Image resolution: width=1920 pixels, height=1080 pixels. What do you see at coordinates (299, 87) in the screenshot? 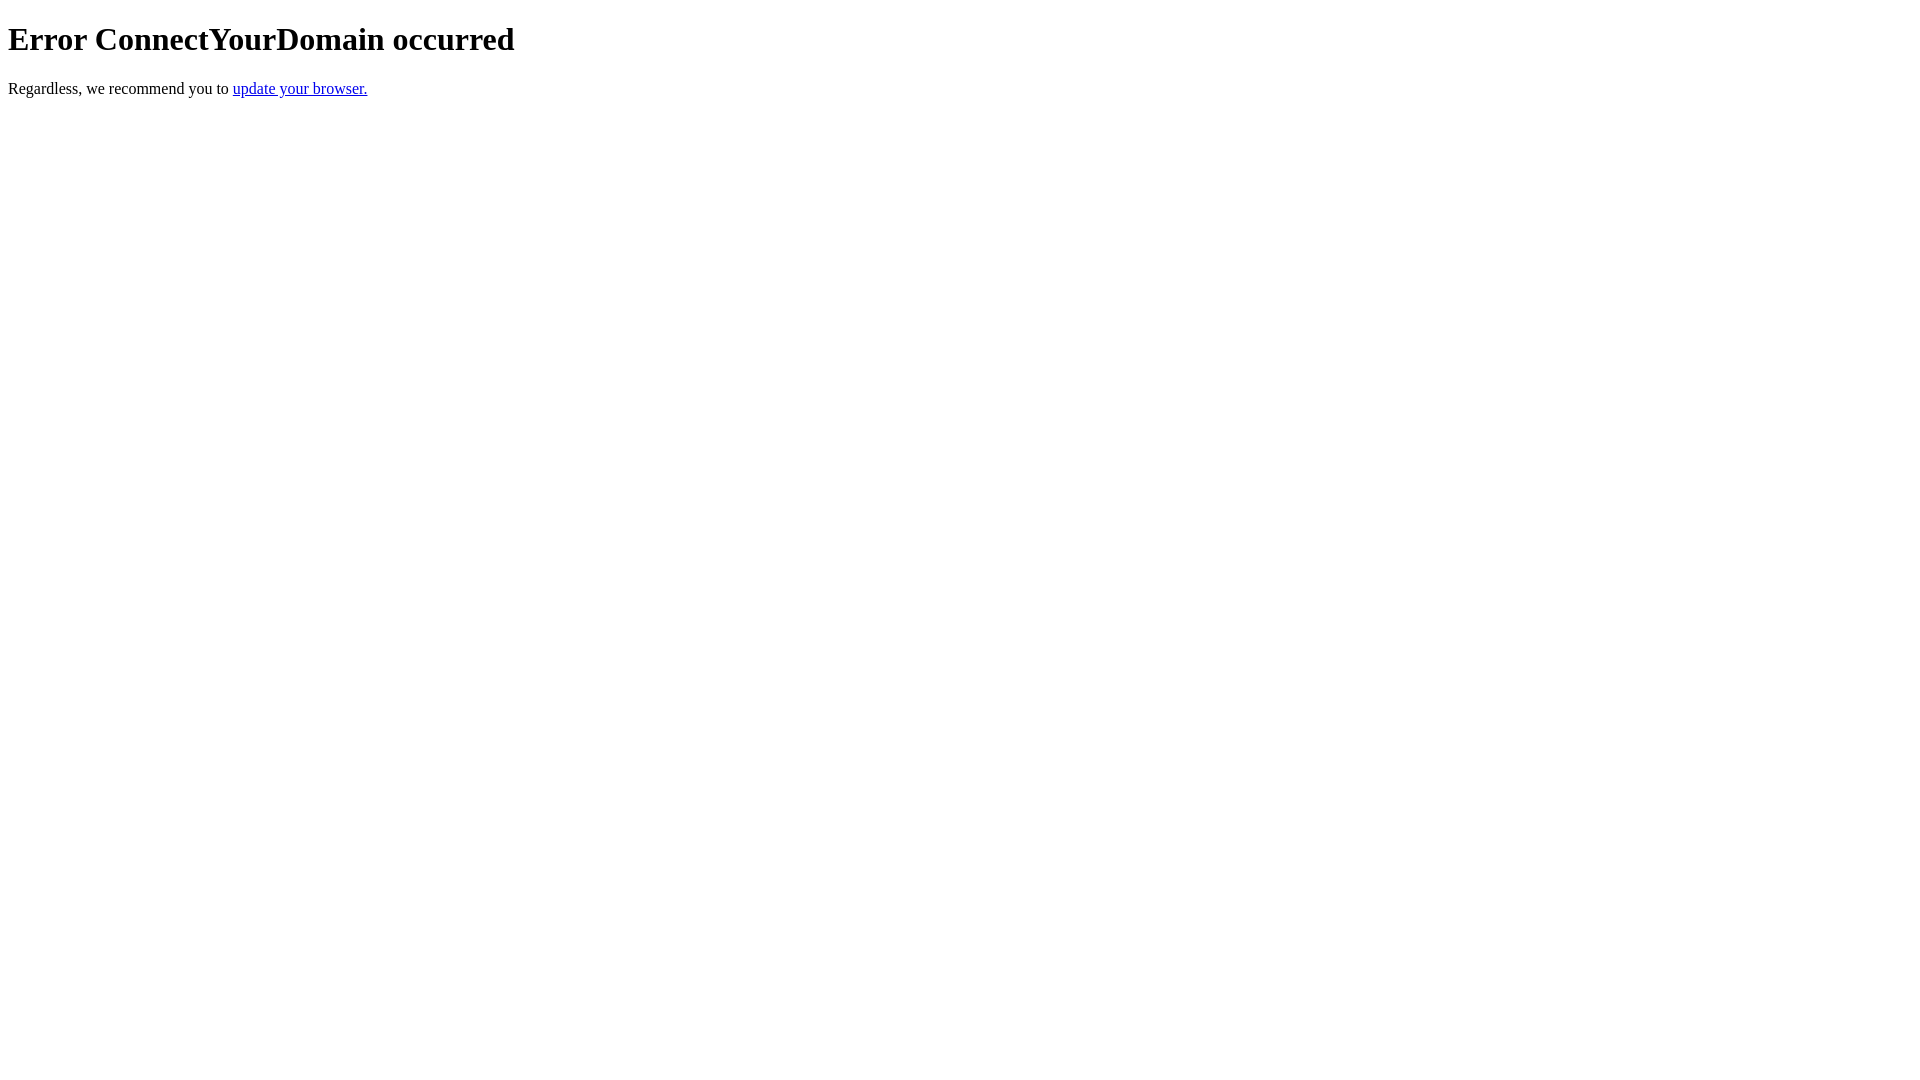
I see `'update your browser.'` at bounding box center [299, 87].